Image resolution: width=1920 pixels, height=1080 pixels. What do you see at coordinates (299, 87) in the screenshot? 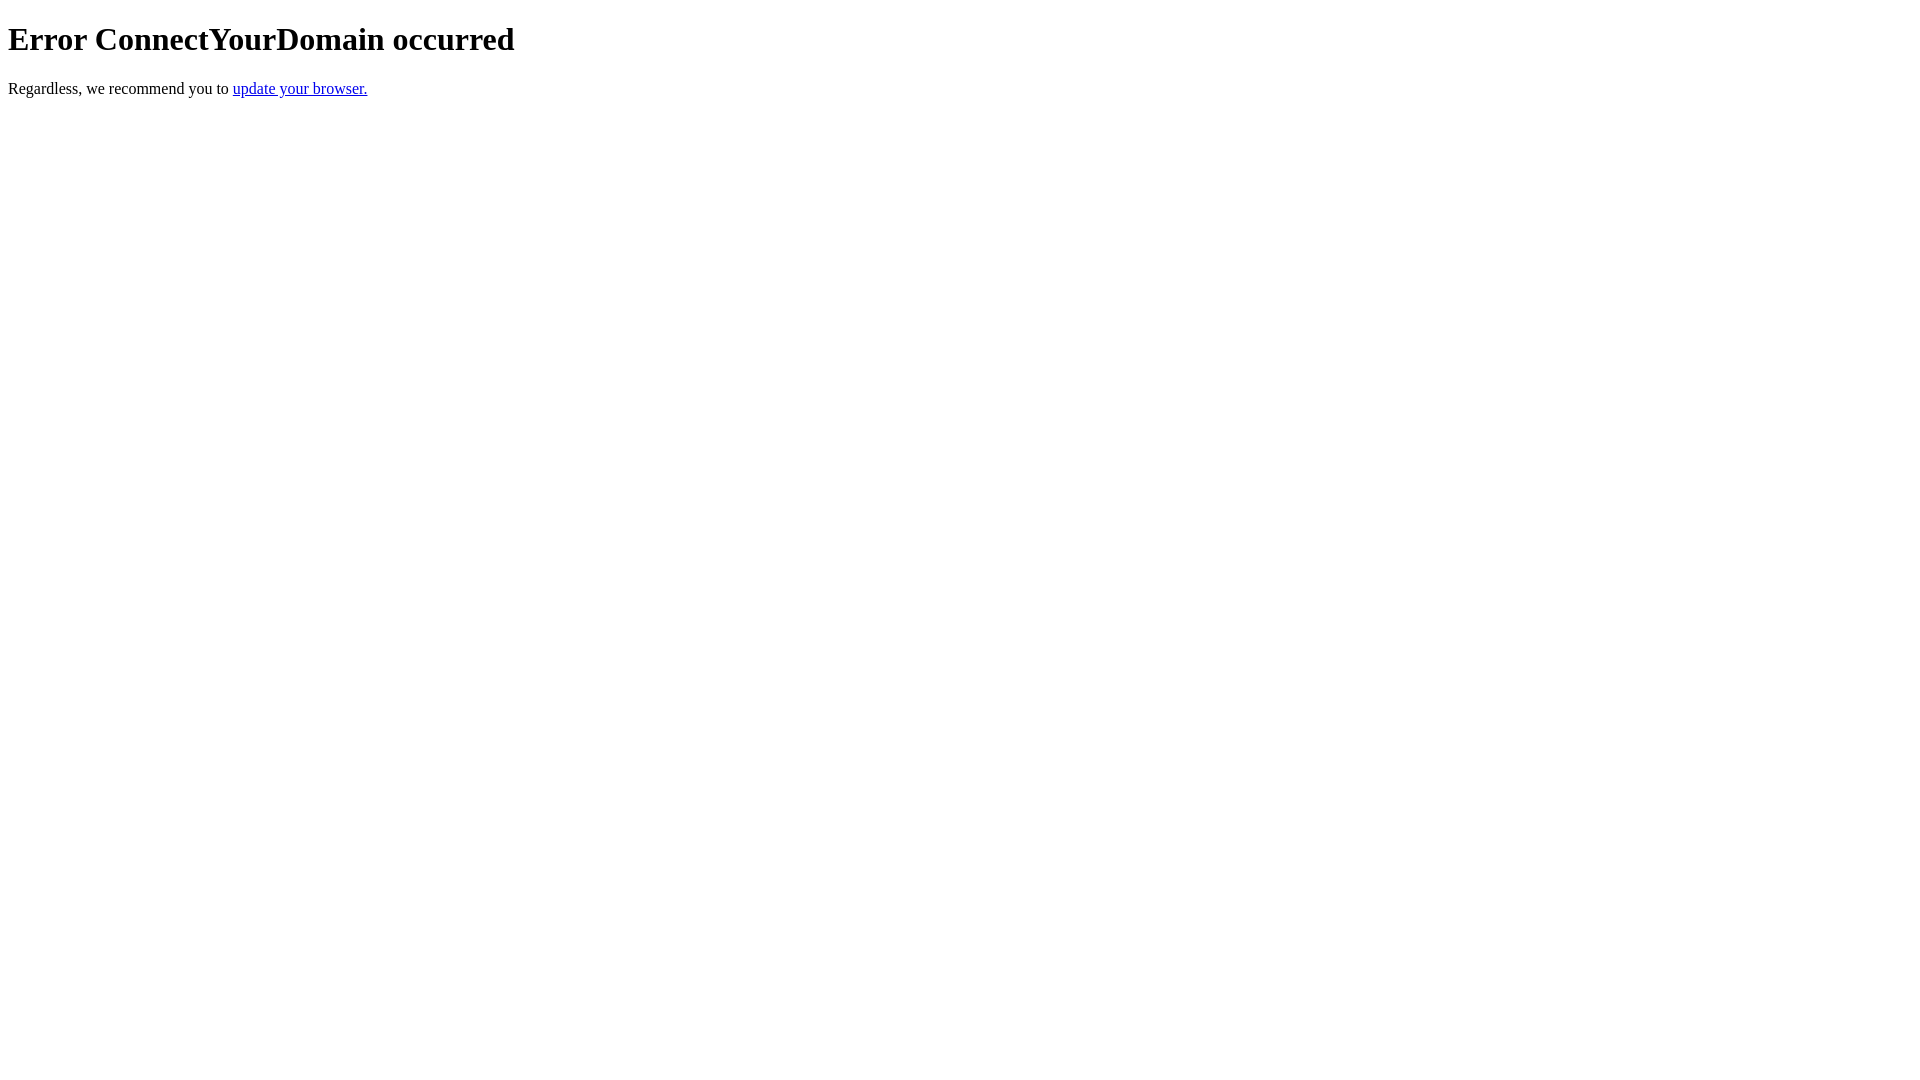
I see `'update your browser.'` at bounding box center [299, 87].